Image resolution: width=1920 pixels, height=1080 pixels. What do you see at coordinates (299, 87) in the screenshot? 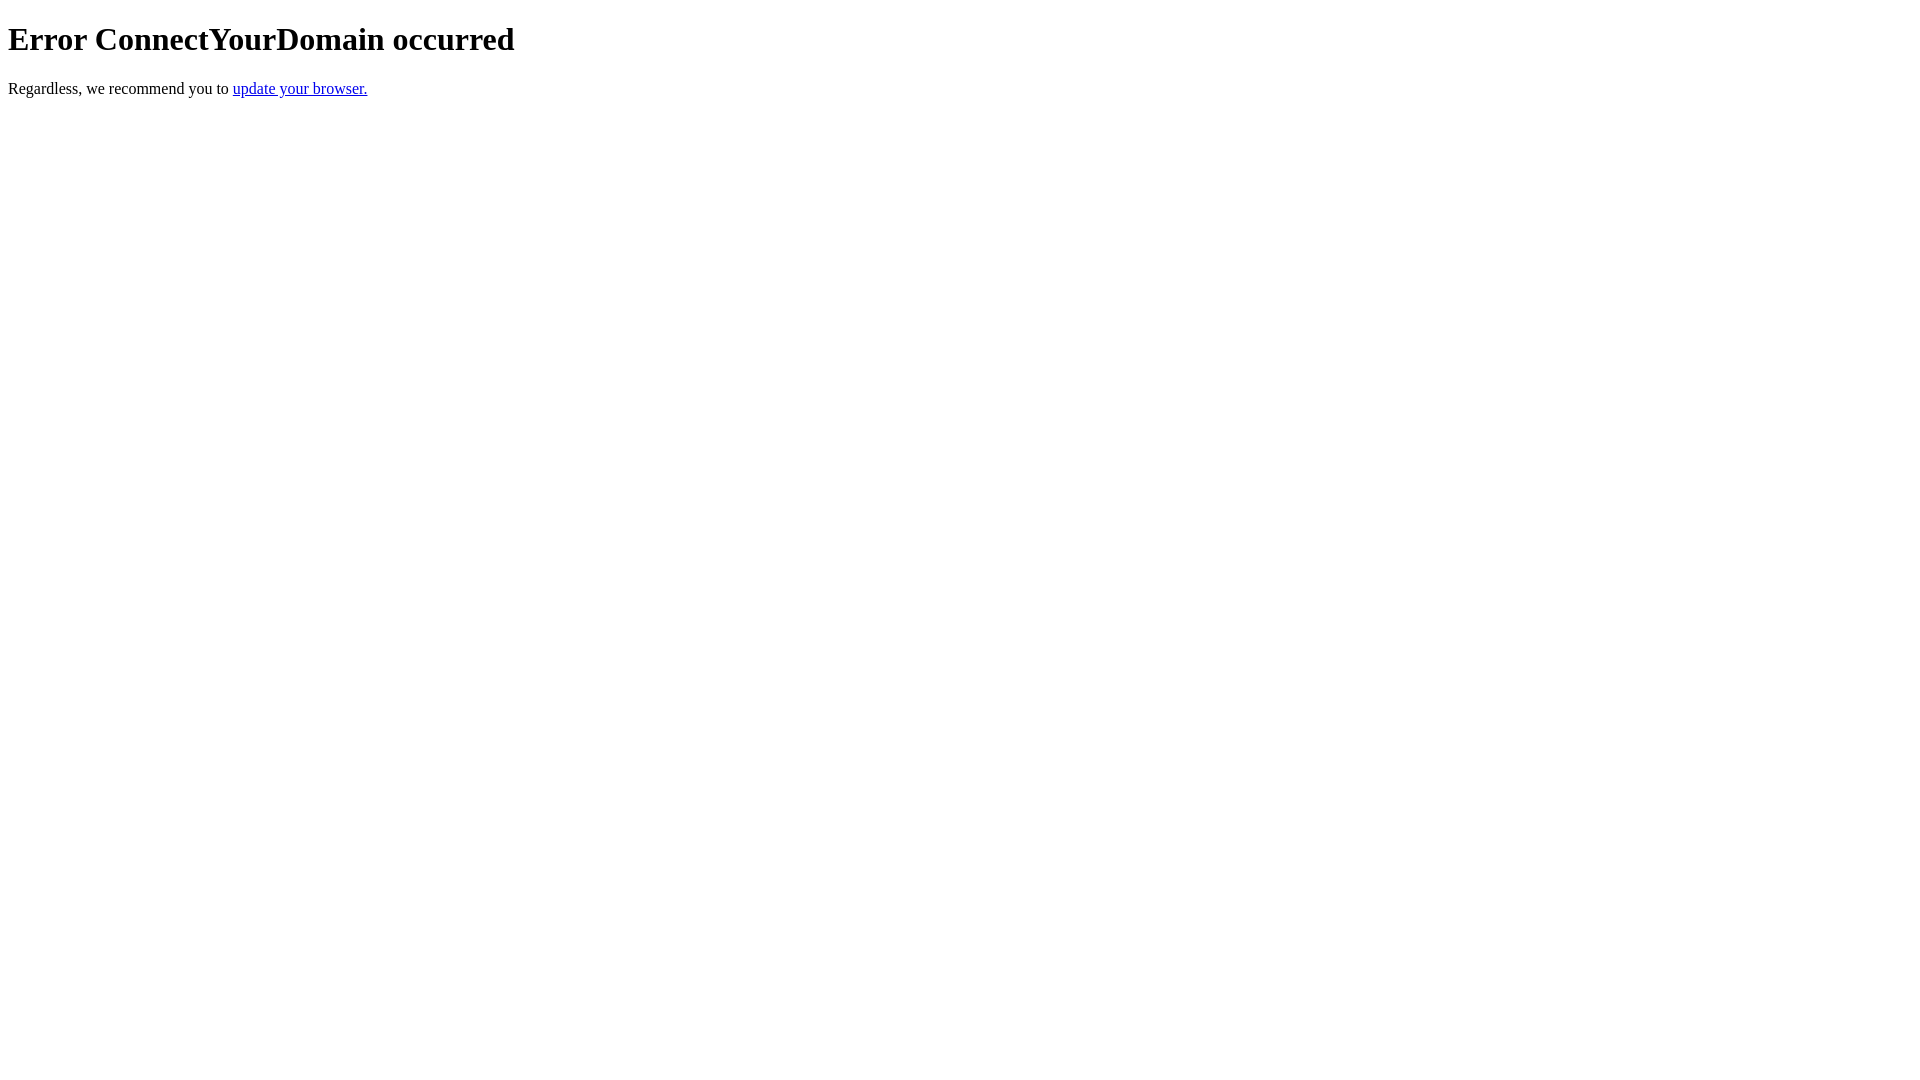
I see `'update your browser.'` at bounding box center [299, 87].